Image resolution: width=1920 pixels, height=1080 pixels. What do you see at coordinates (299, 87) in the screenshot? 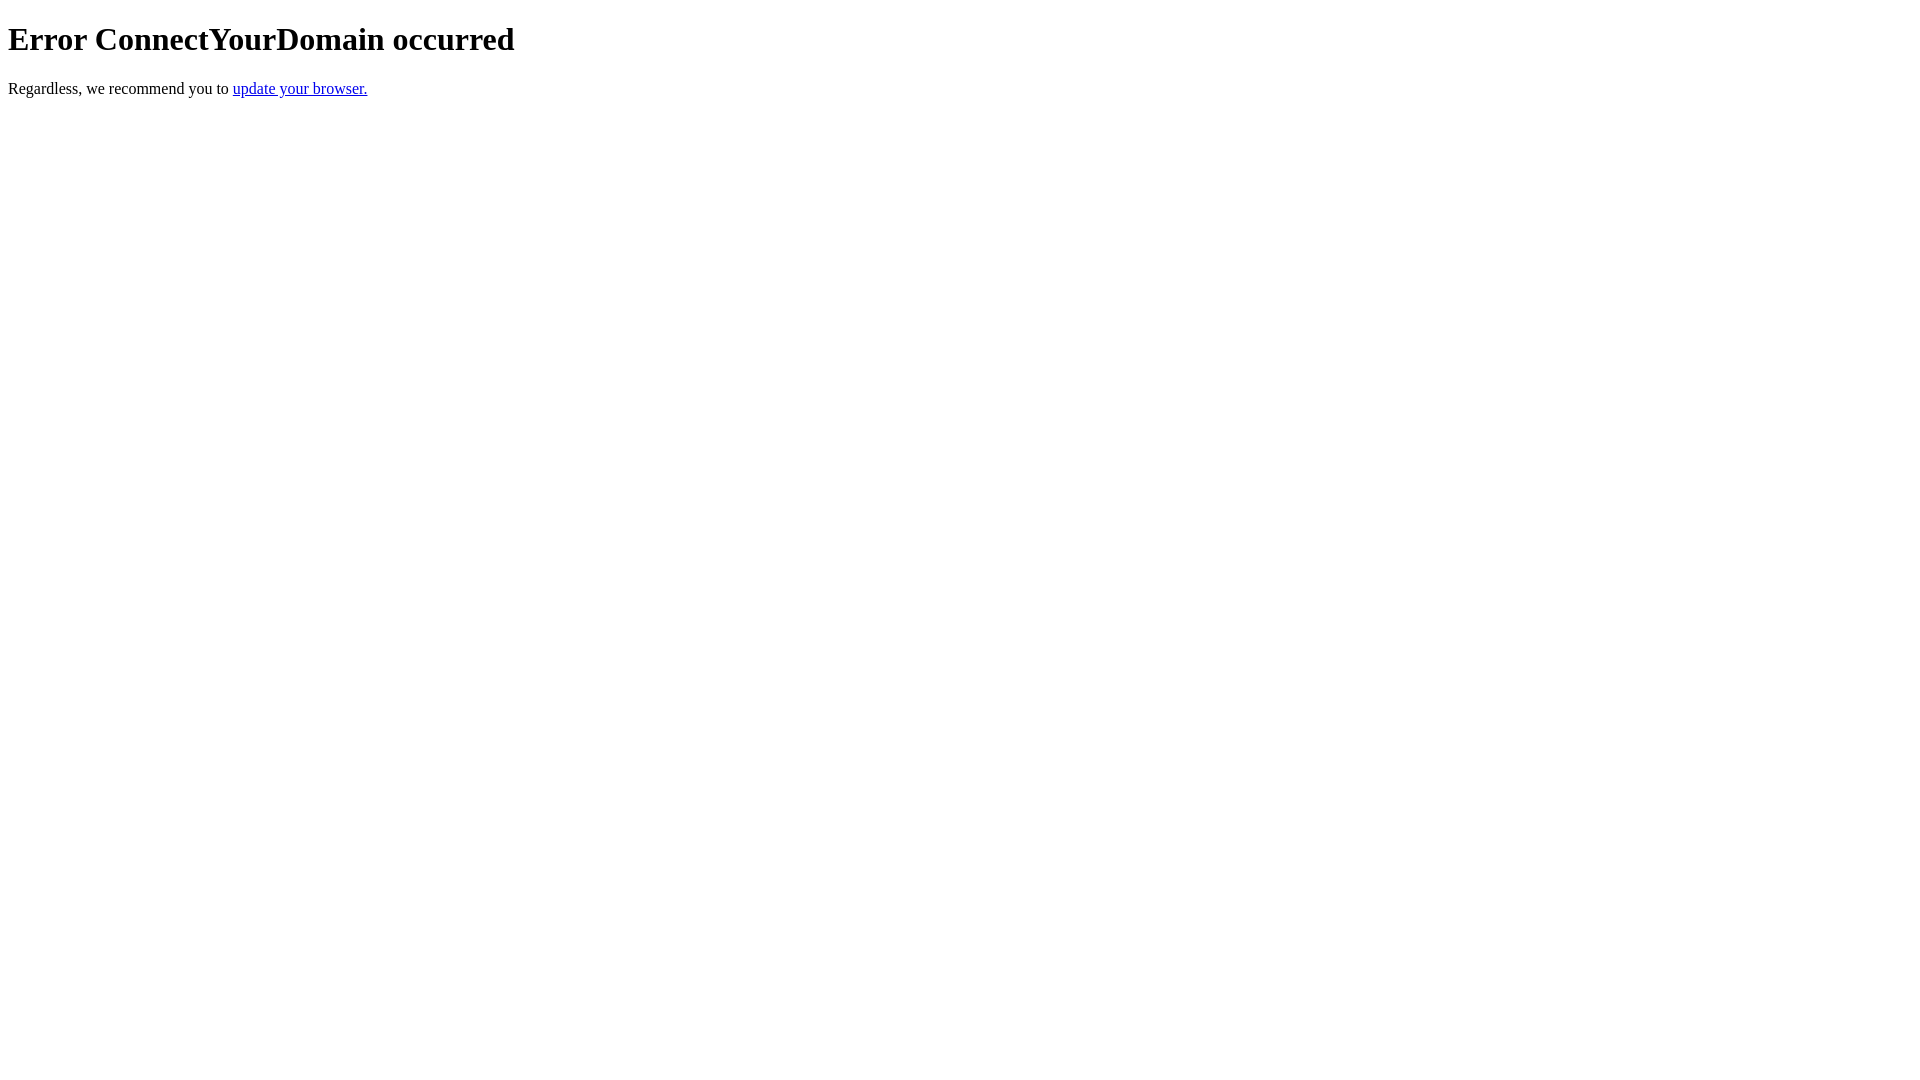
I see `'update your browser.'` at bounding box center [299, 87].